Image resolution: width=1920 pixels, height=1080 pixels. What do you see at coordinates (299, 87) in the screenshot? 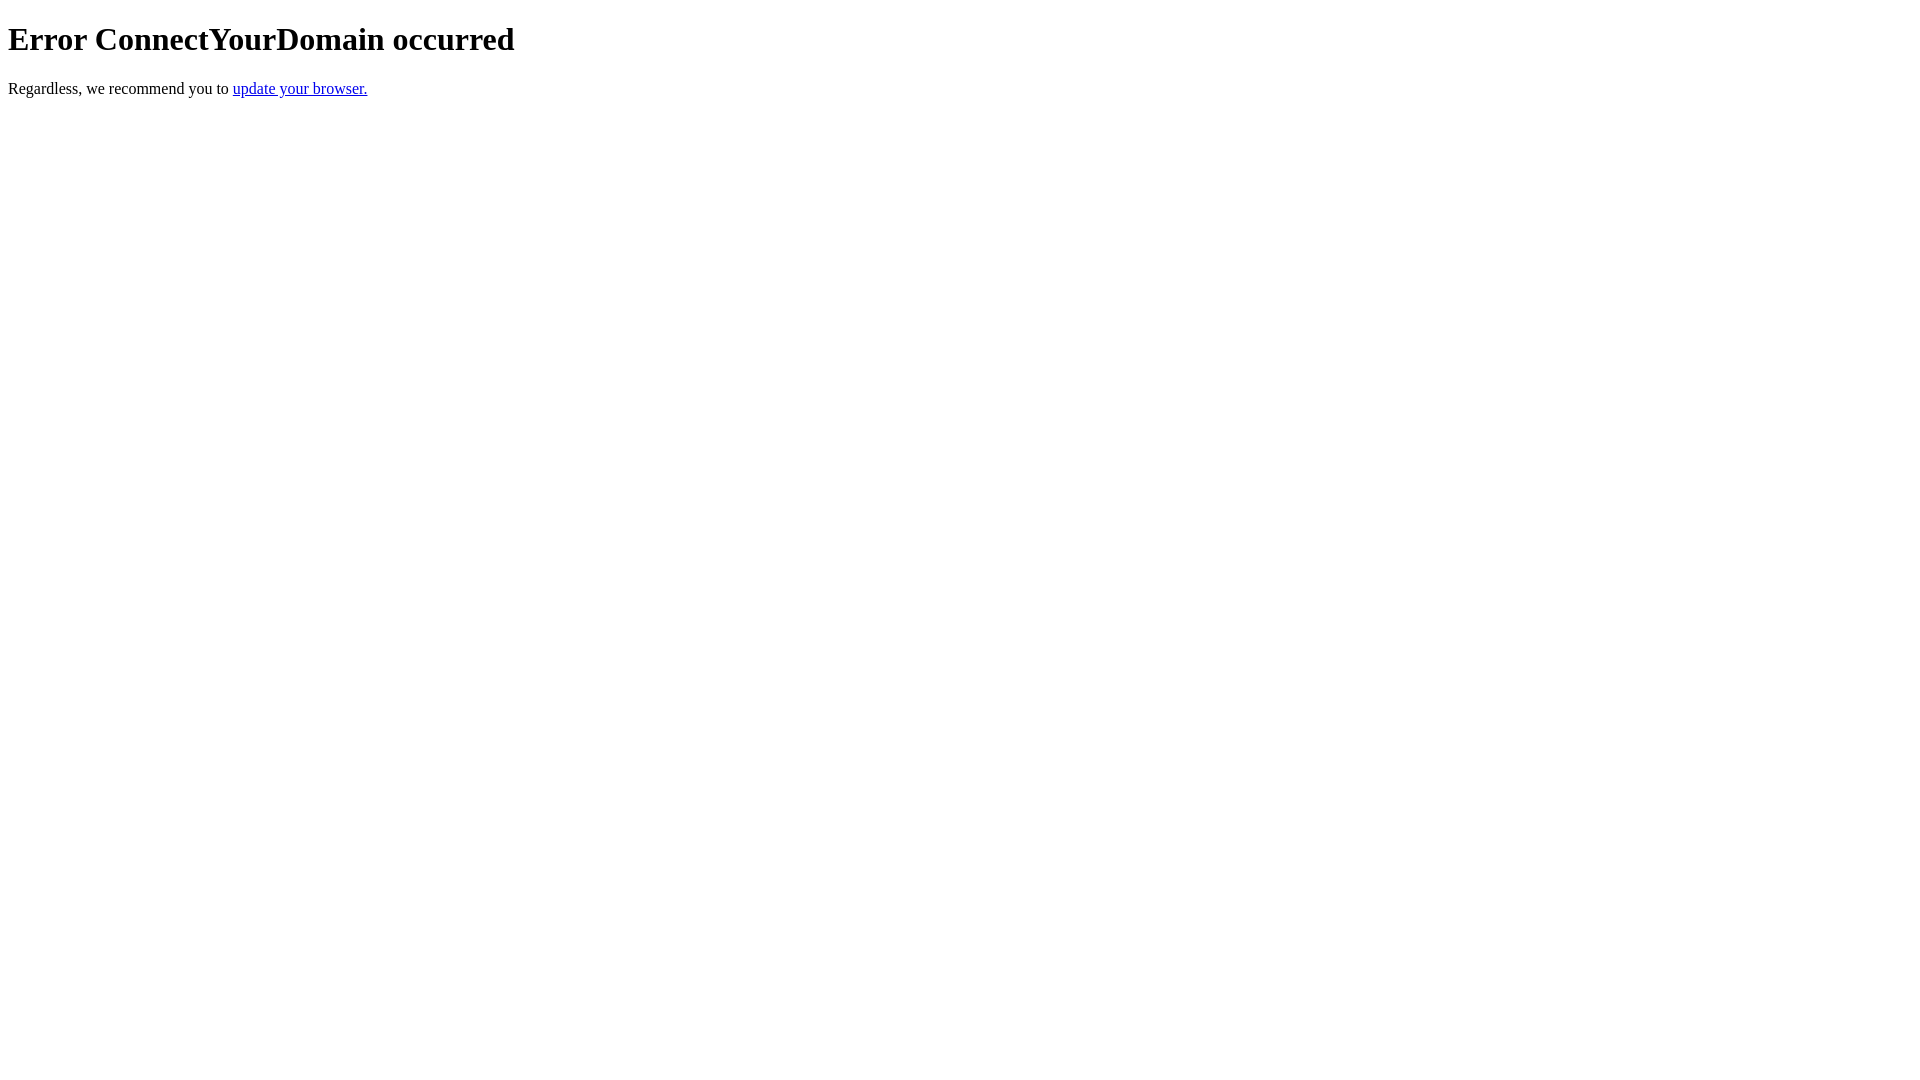
I see `'update your browser.'` at bounding box center [299, 87].